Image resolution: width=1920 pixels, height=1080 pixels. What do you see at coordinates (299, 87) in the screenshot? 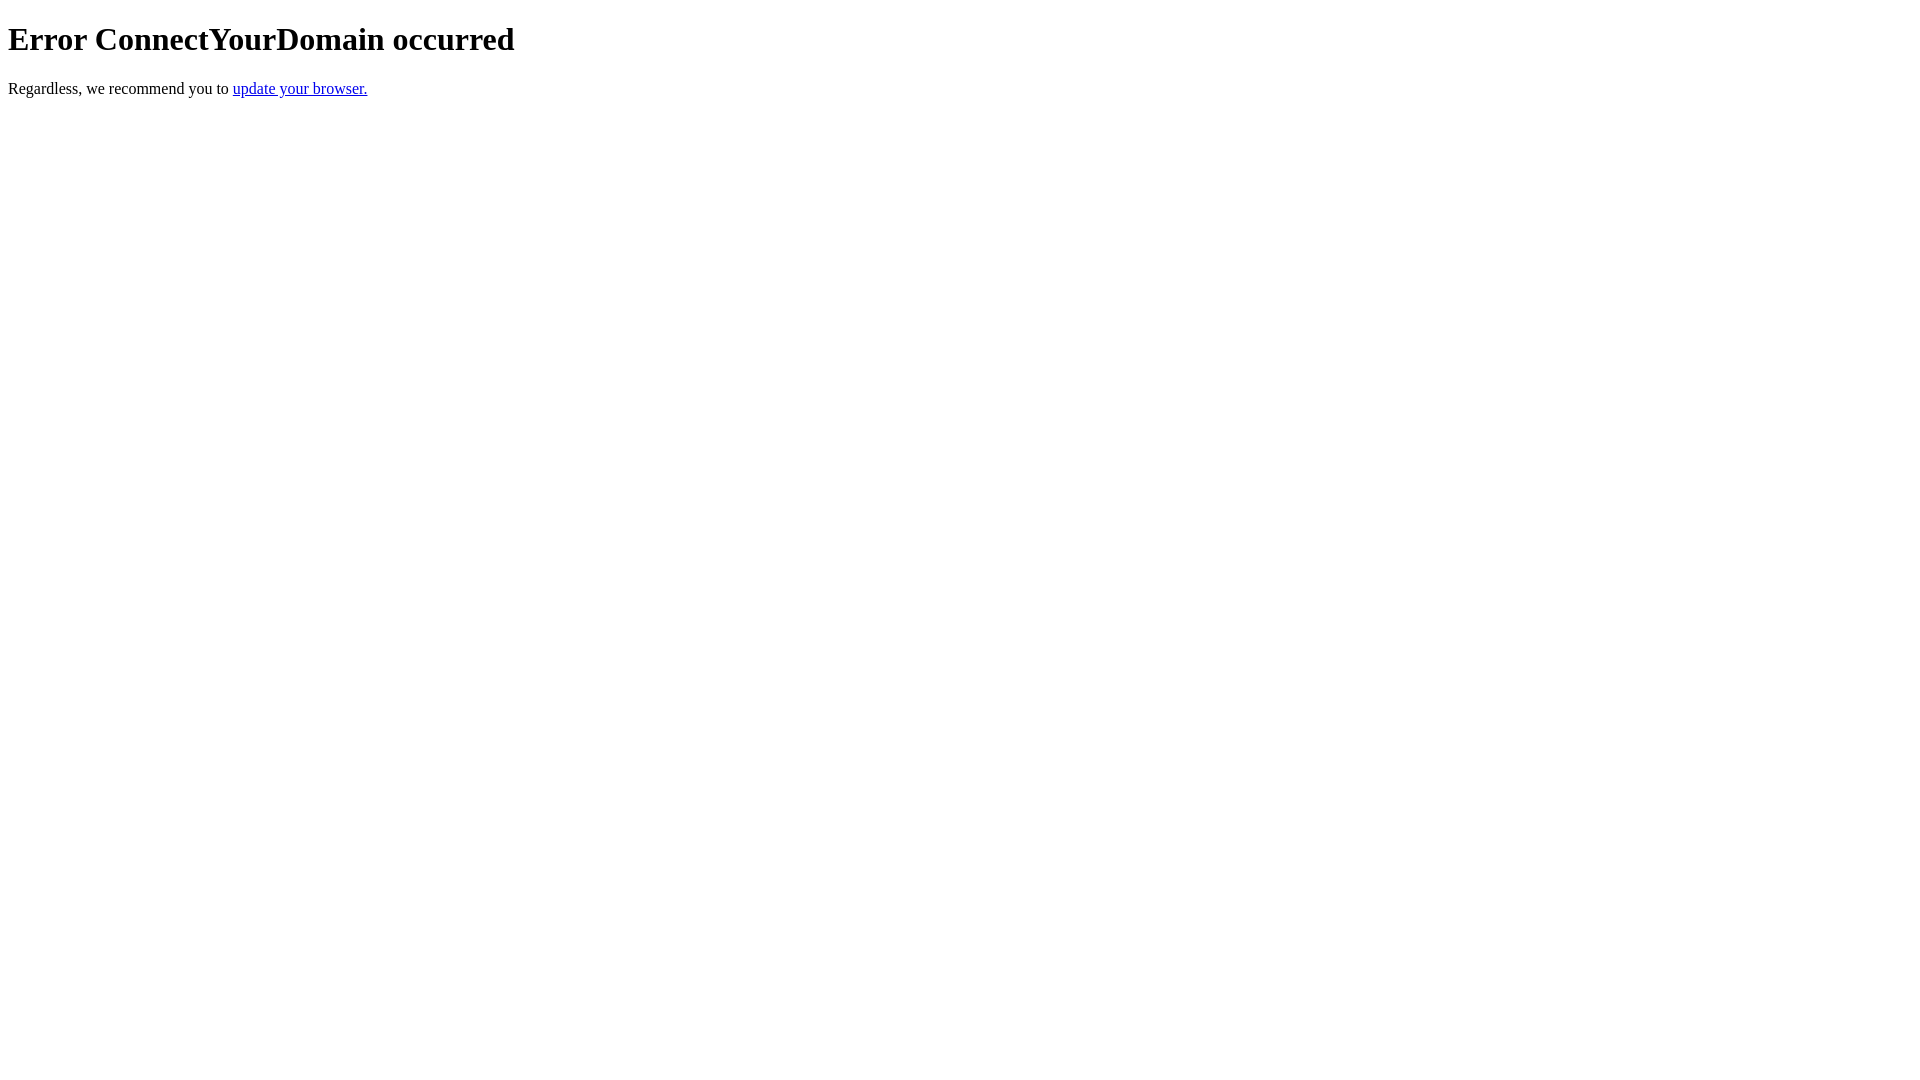
I see `'update your browser.'` at bounding box center [299, 87].